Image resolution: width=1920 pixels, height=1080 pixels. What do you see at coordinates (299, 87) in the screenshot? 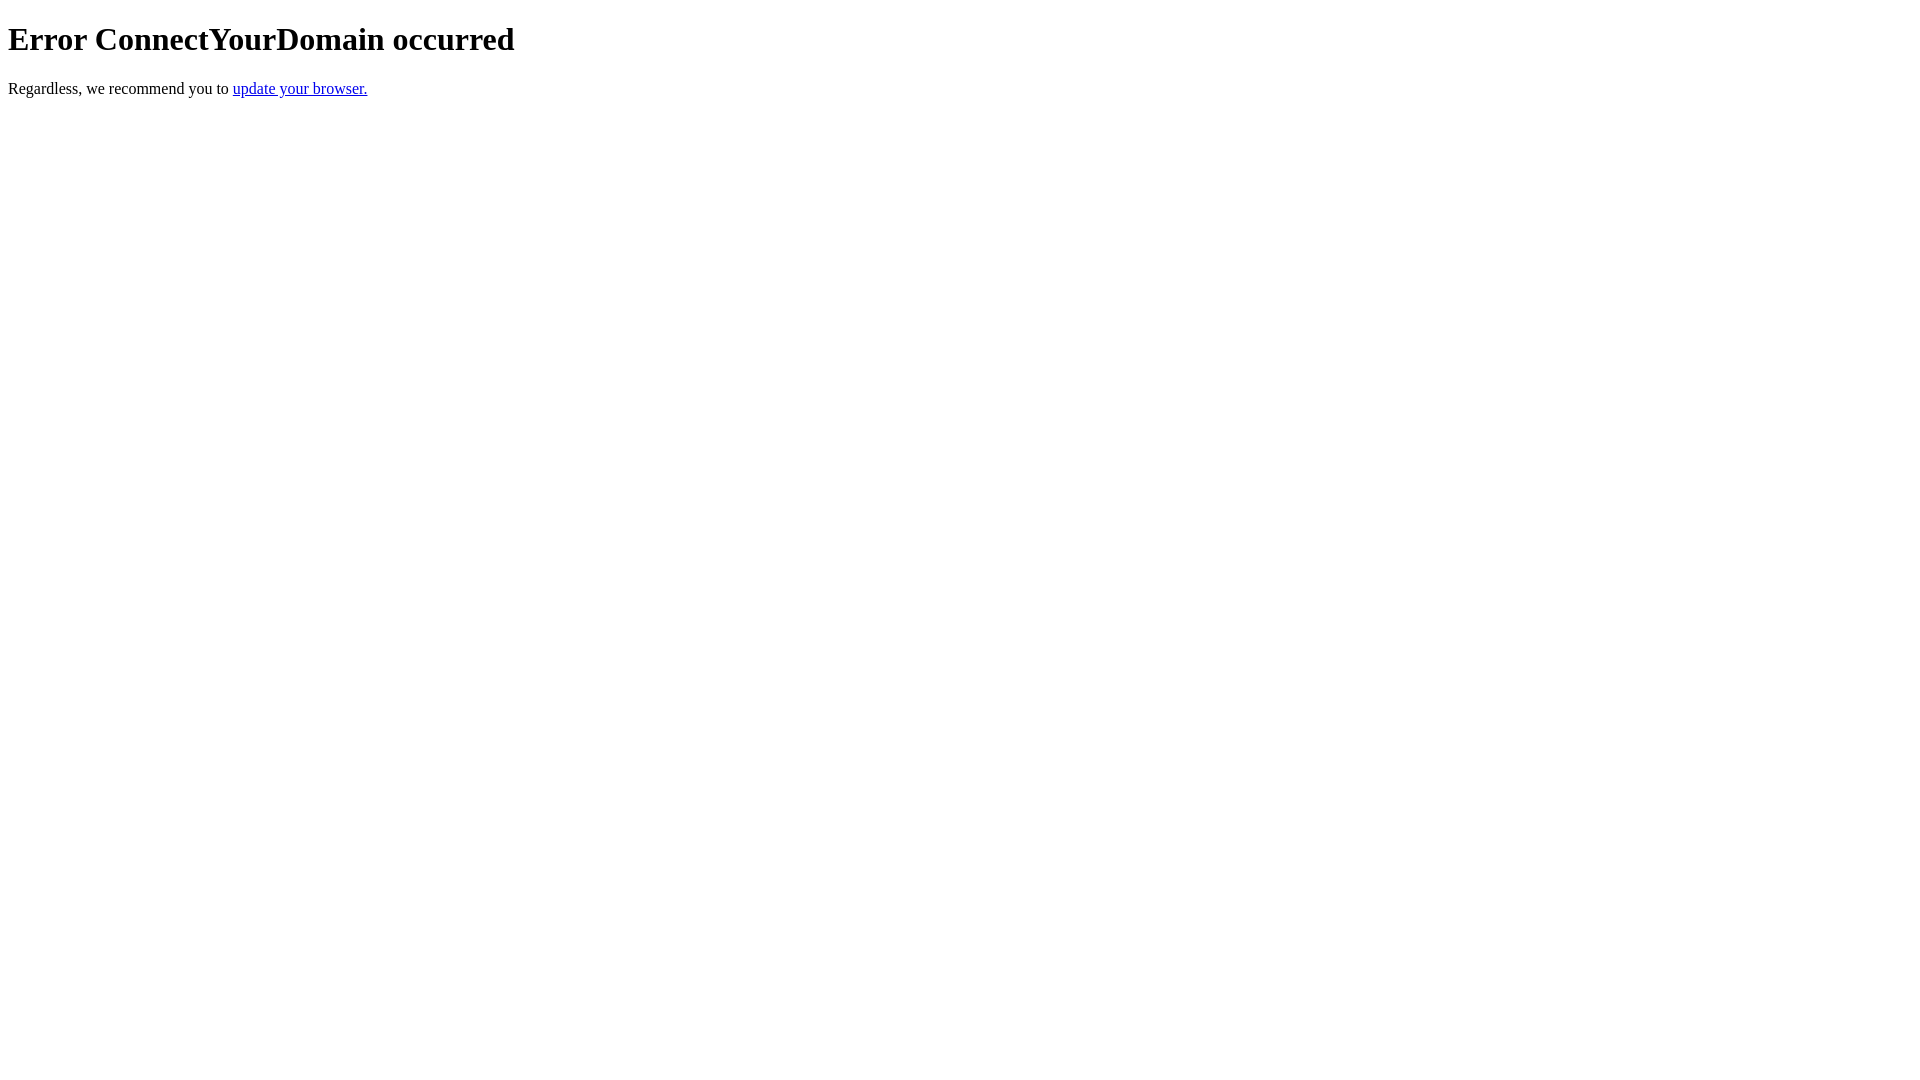
I see `'update your browser.'` at bounding box center [299, 87].